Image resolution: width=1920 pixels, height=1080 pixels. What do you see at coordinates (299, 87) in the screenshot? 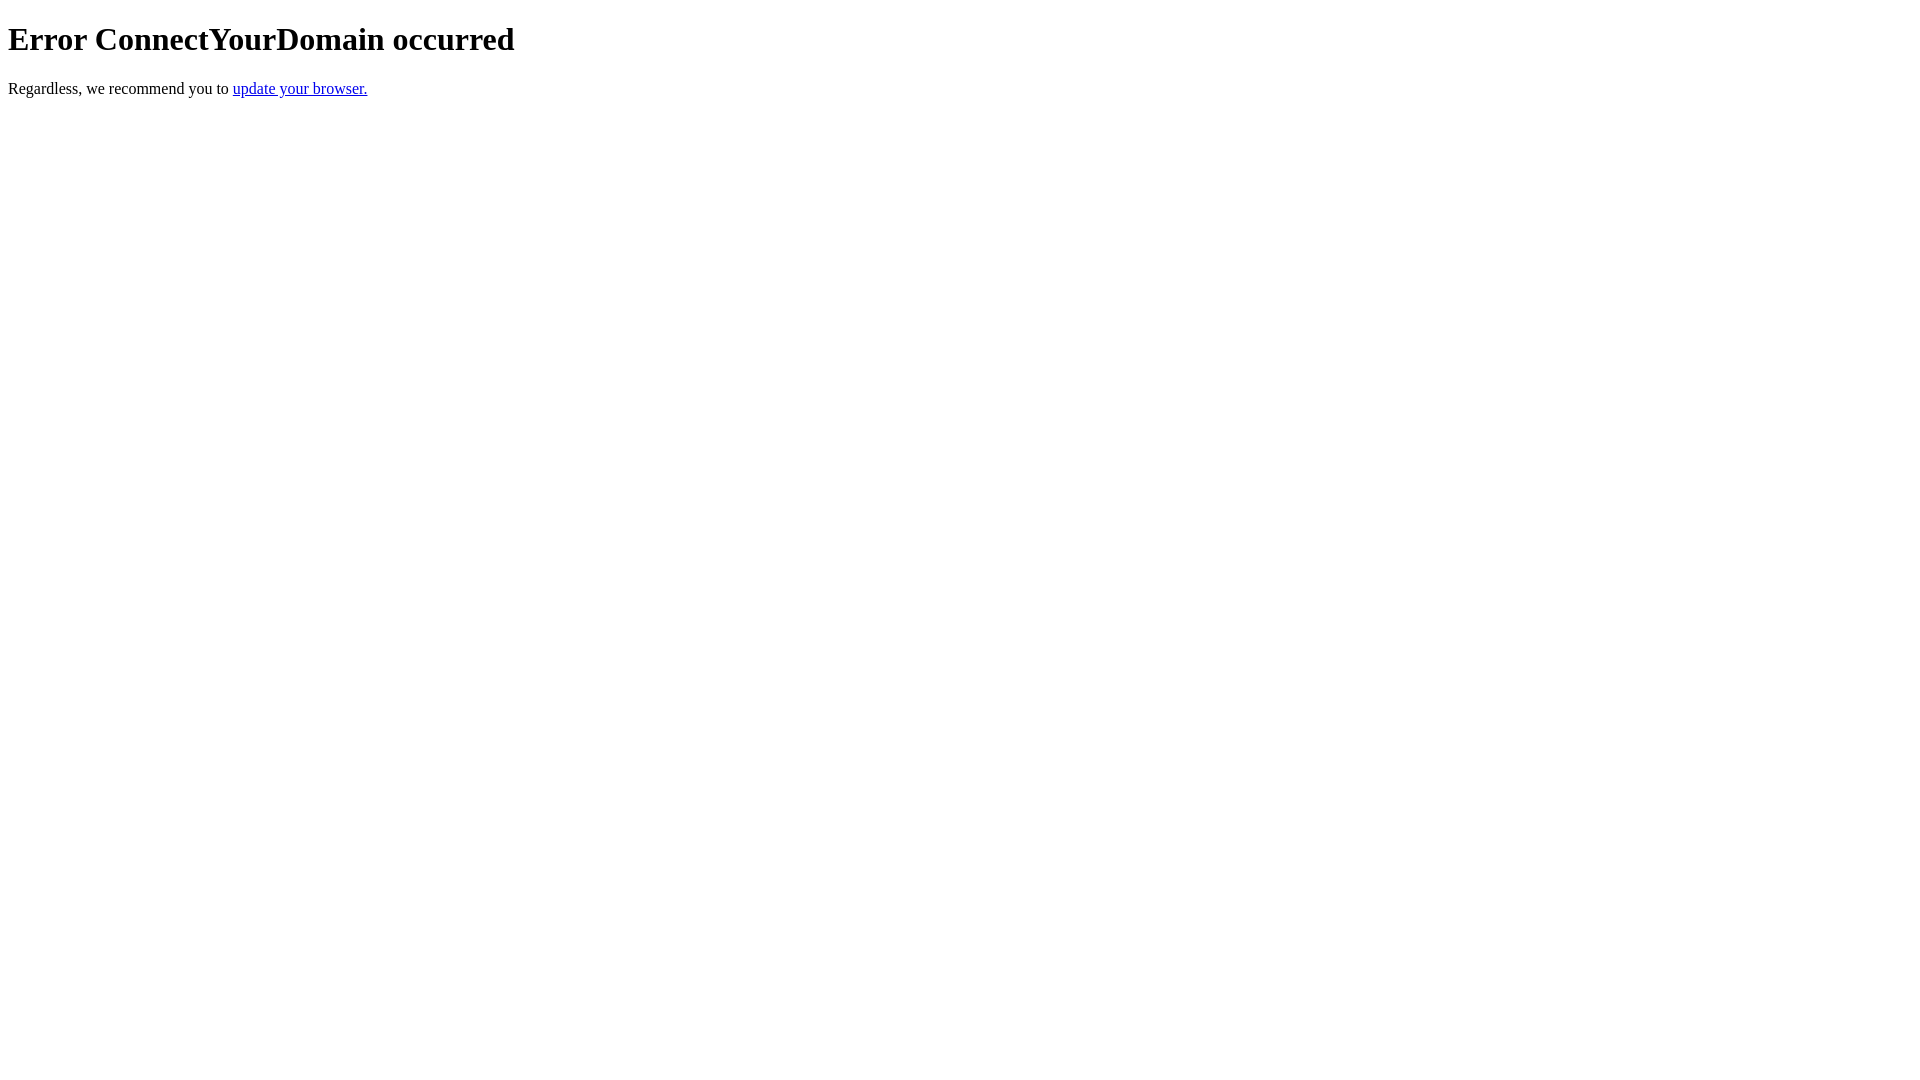
I see `'update your browser.'` at bounding box center [299, 87].